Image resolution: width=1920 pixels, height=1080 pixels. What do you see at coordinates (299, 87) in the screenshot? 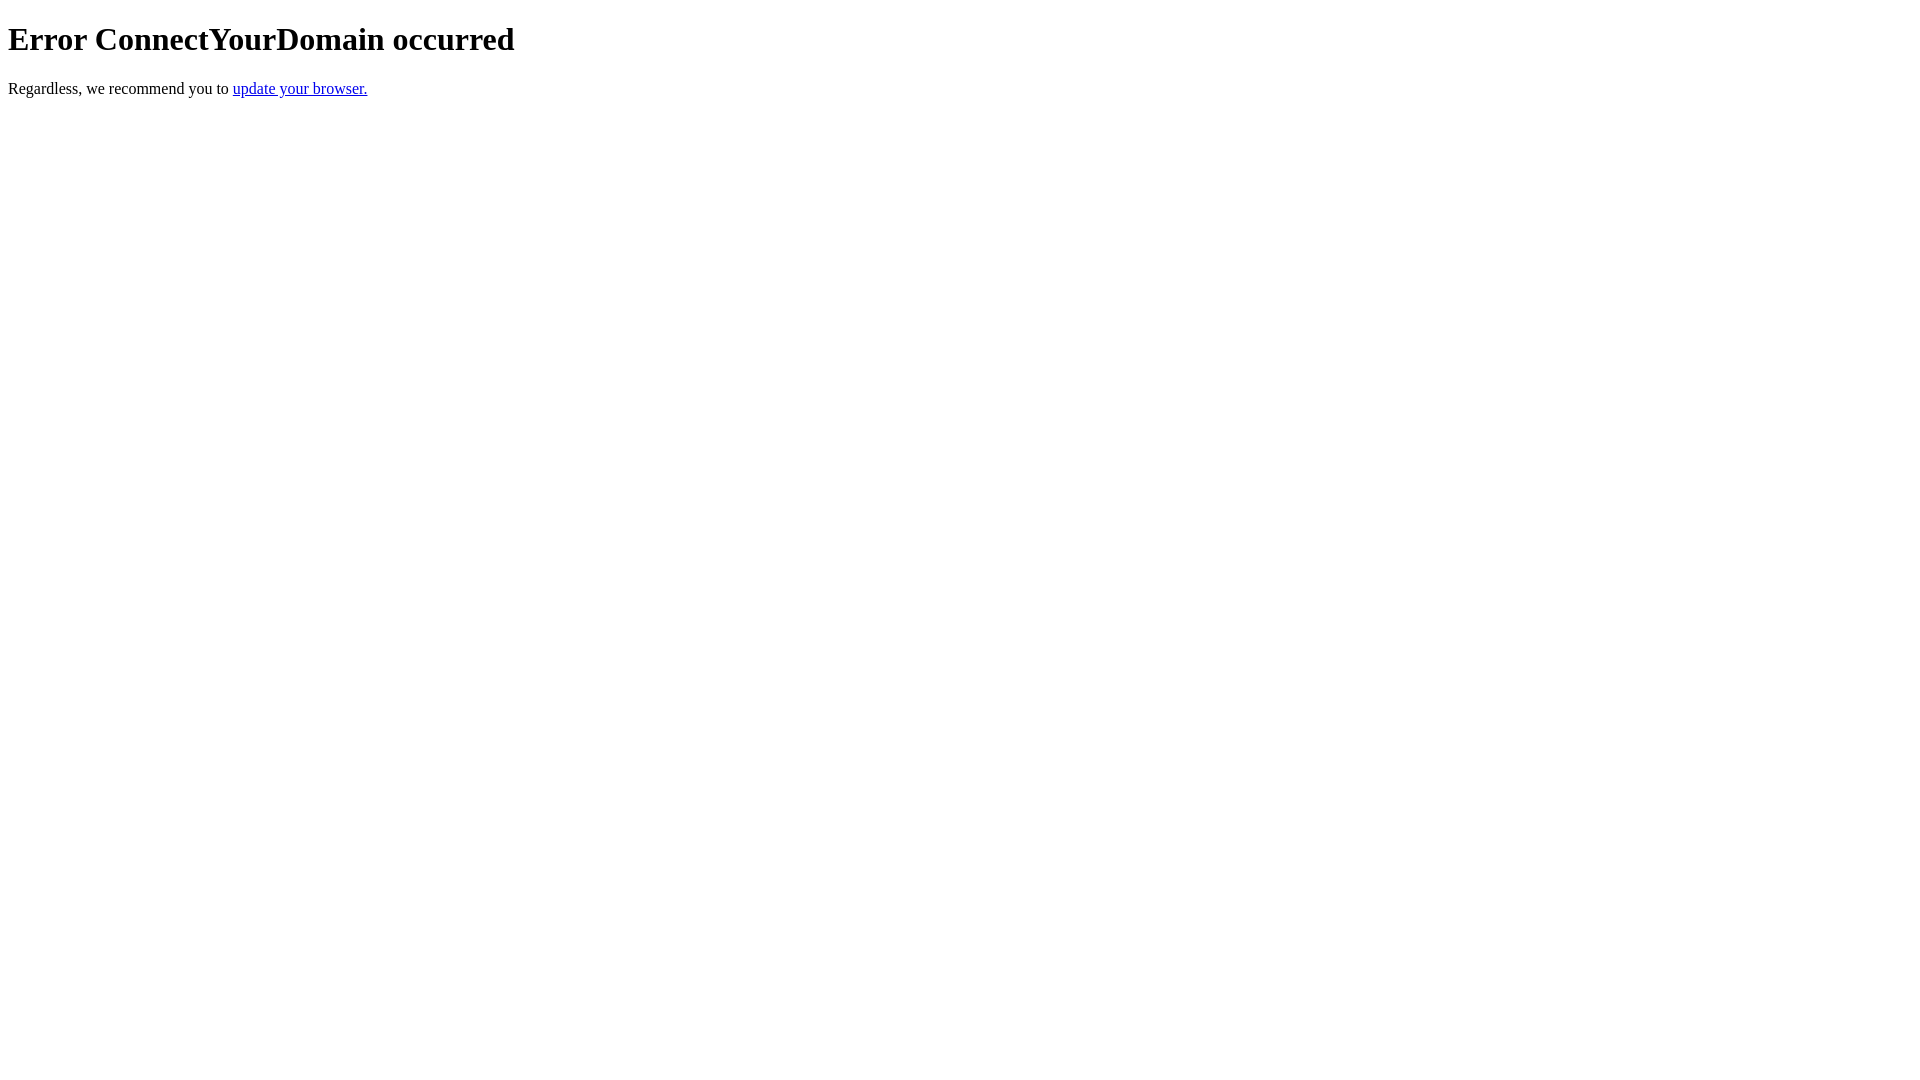
I see `'update your browser.'` at bounding box center [299, 87].